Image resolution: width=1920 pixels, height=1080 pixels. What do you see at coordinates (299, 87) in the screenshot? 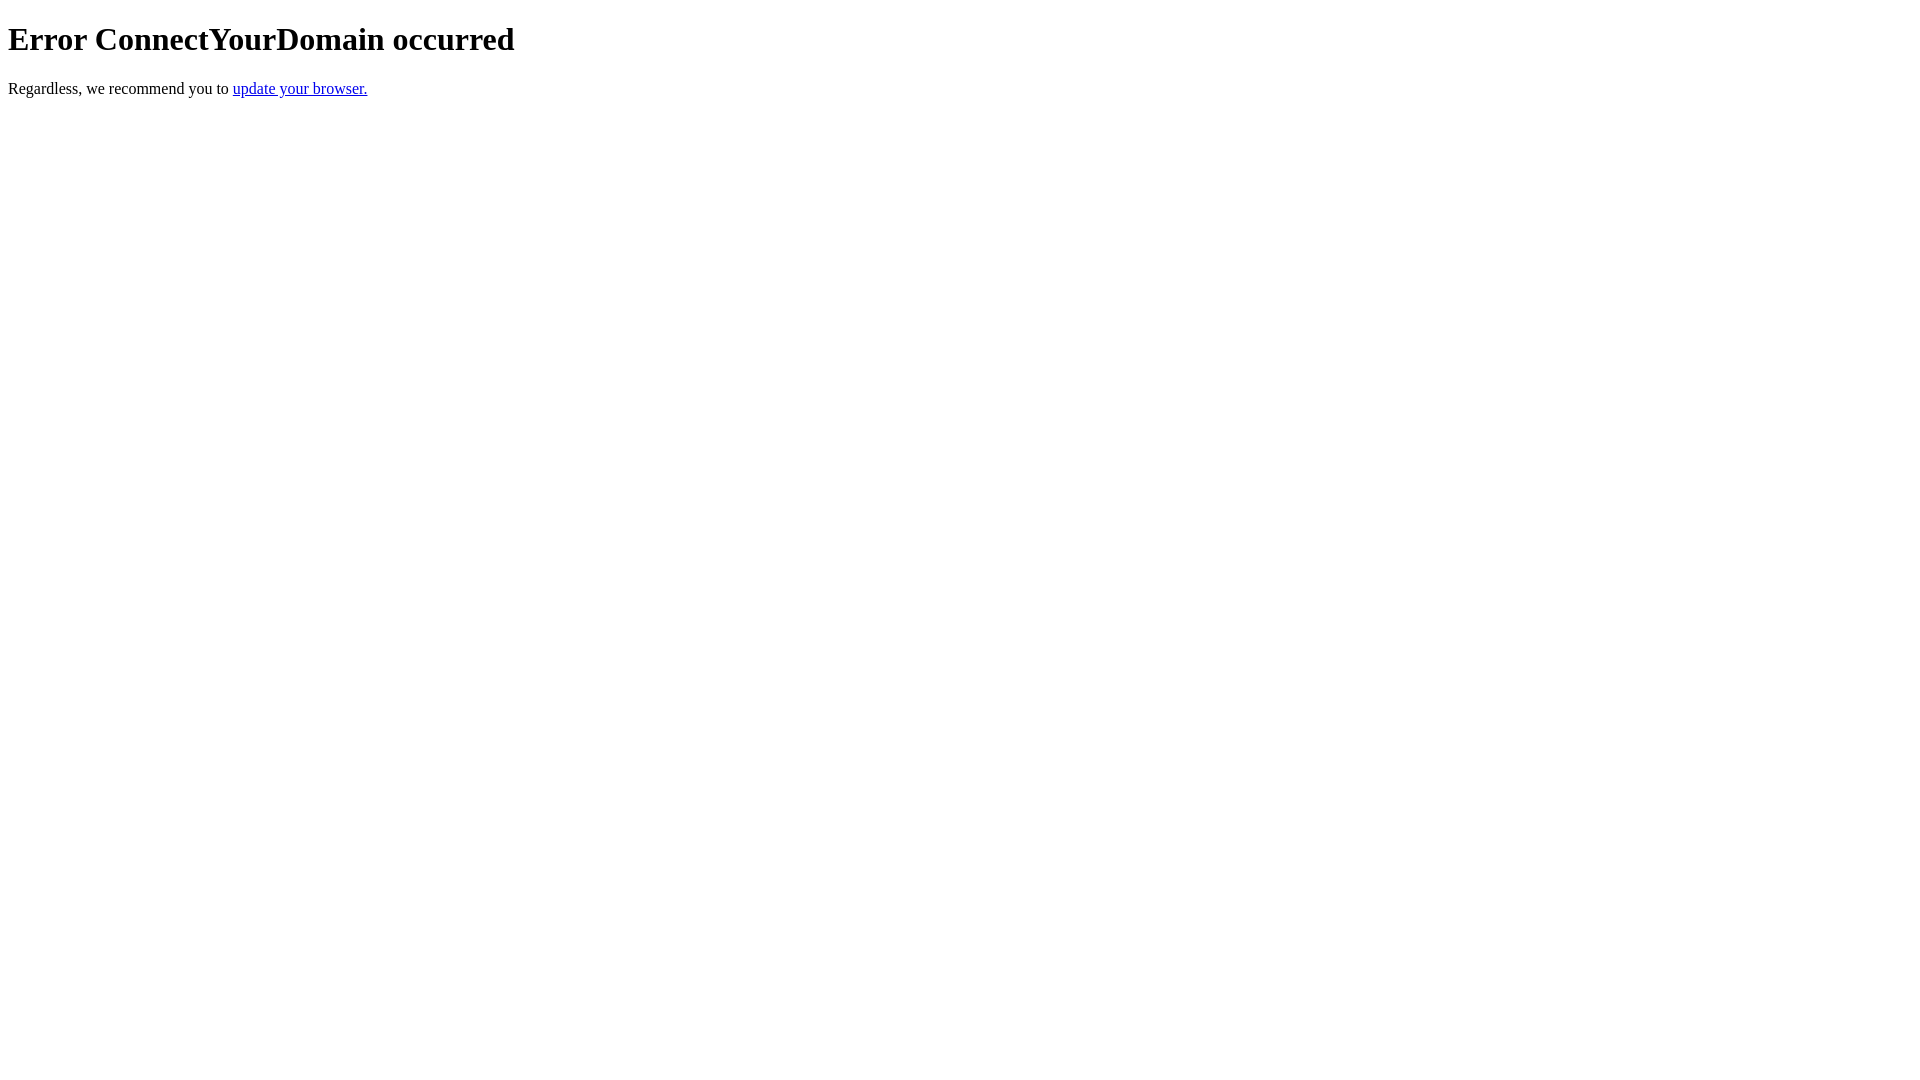
I see `'update your browser.'` at bounding box center [299, 87].